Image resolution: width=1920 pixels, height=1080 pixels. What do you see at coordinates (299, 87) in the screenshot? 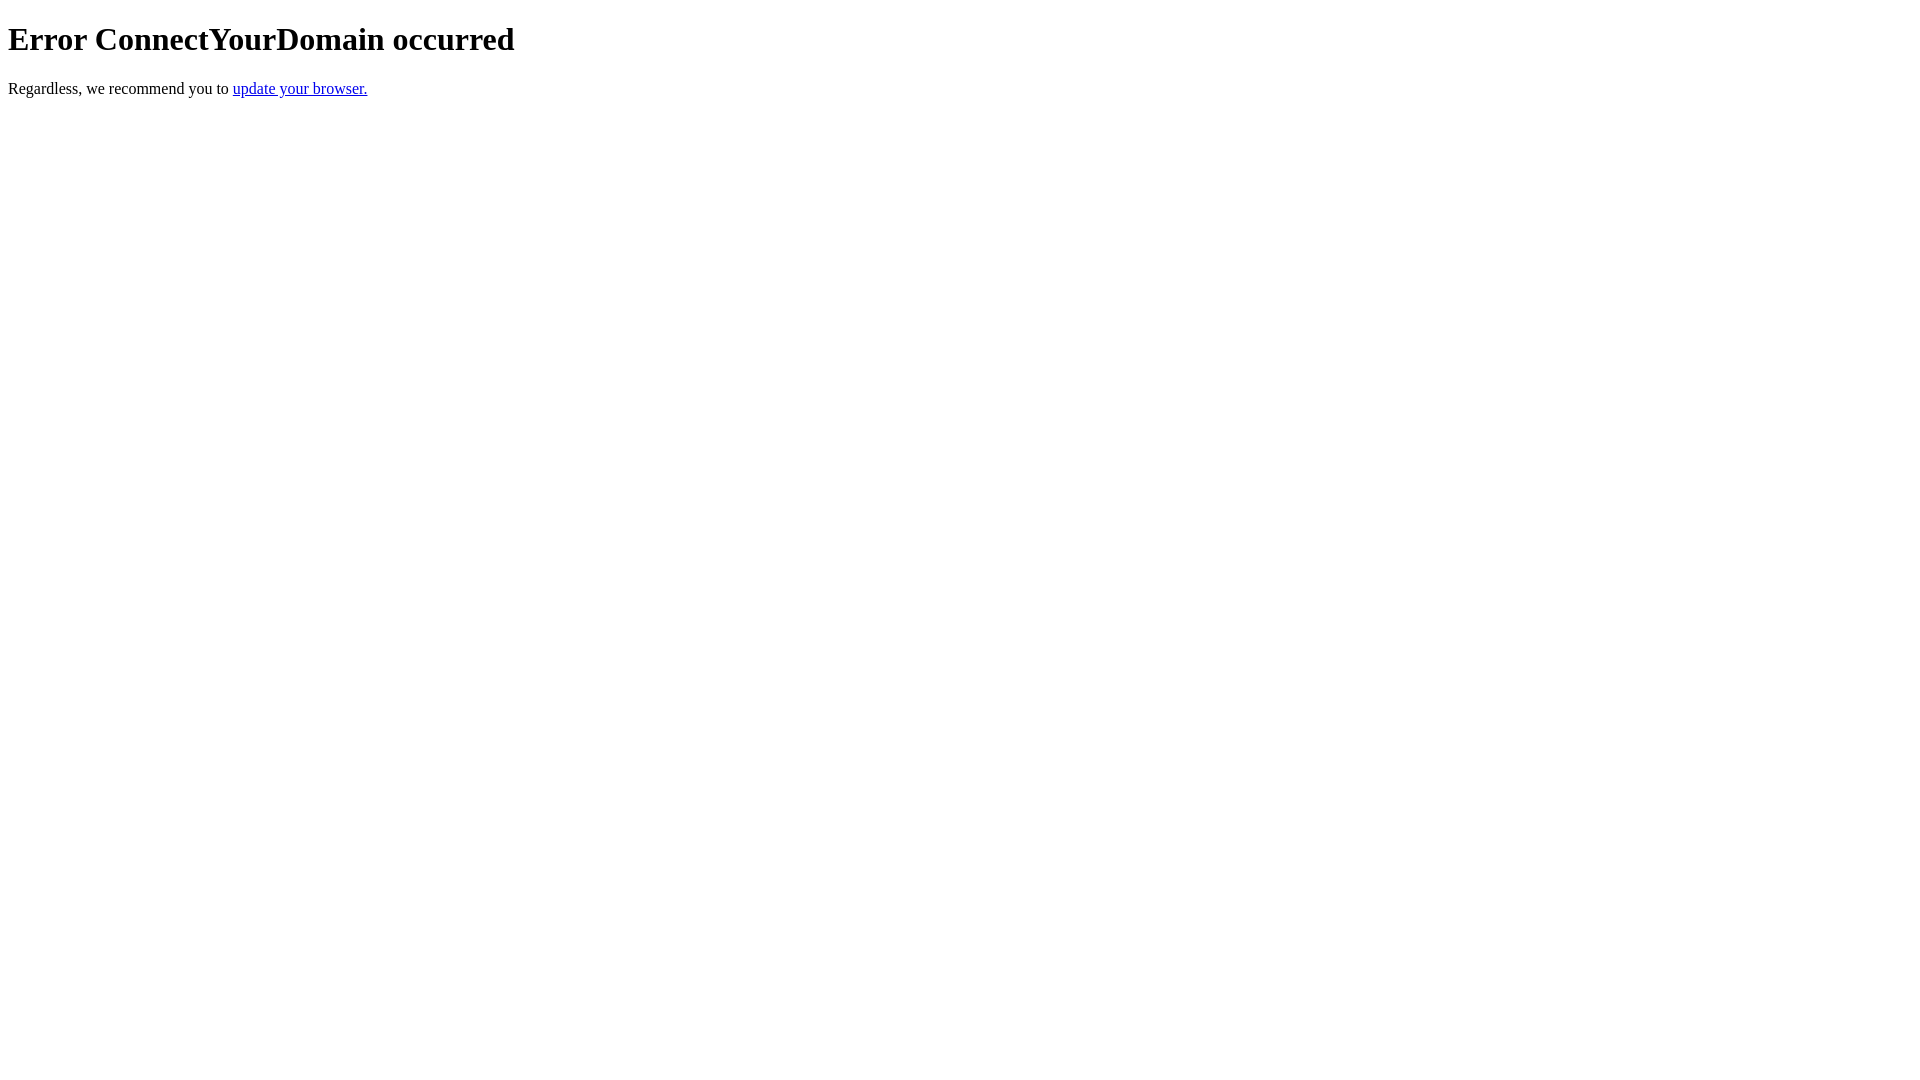
I see `'update your browser.'` at bounding box center [299, 87].